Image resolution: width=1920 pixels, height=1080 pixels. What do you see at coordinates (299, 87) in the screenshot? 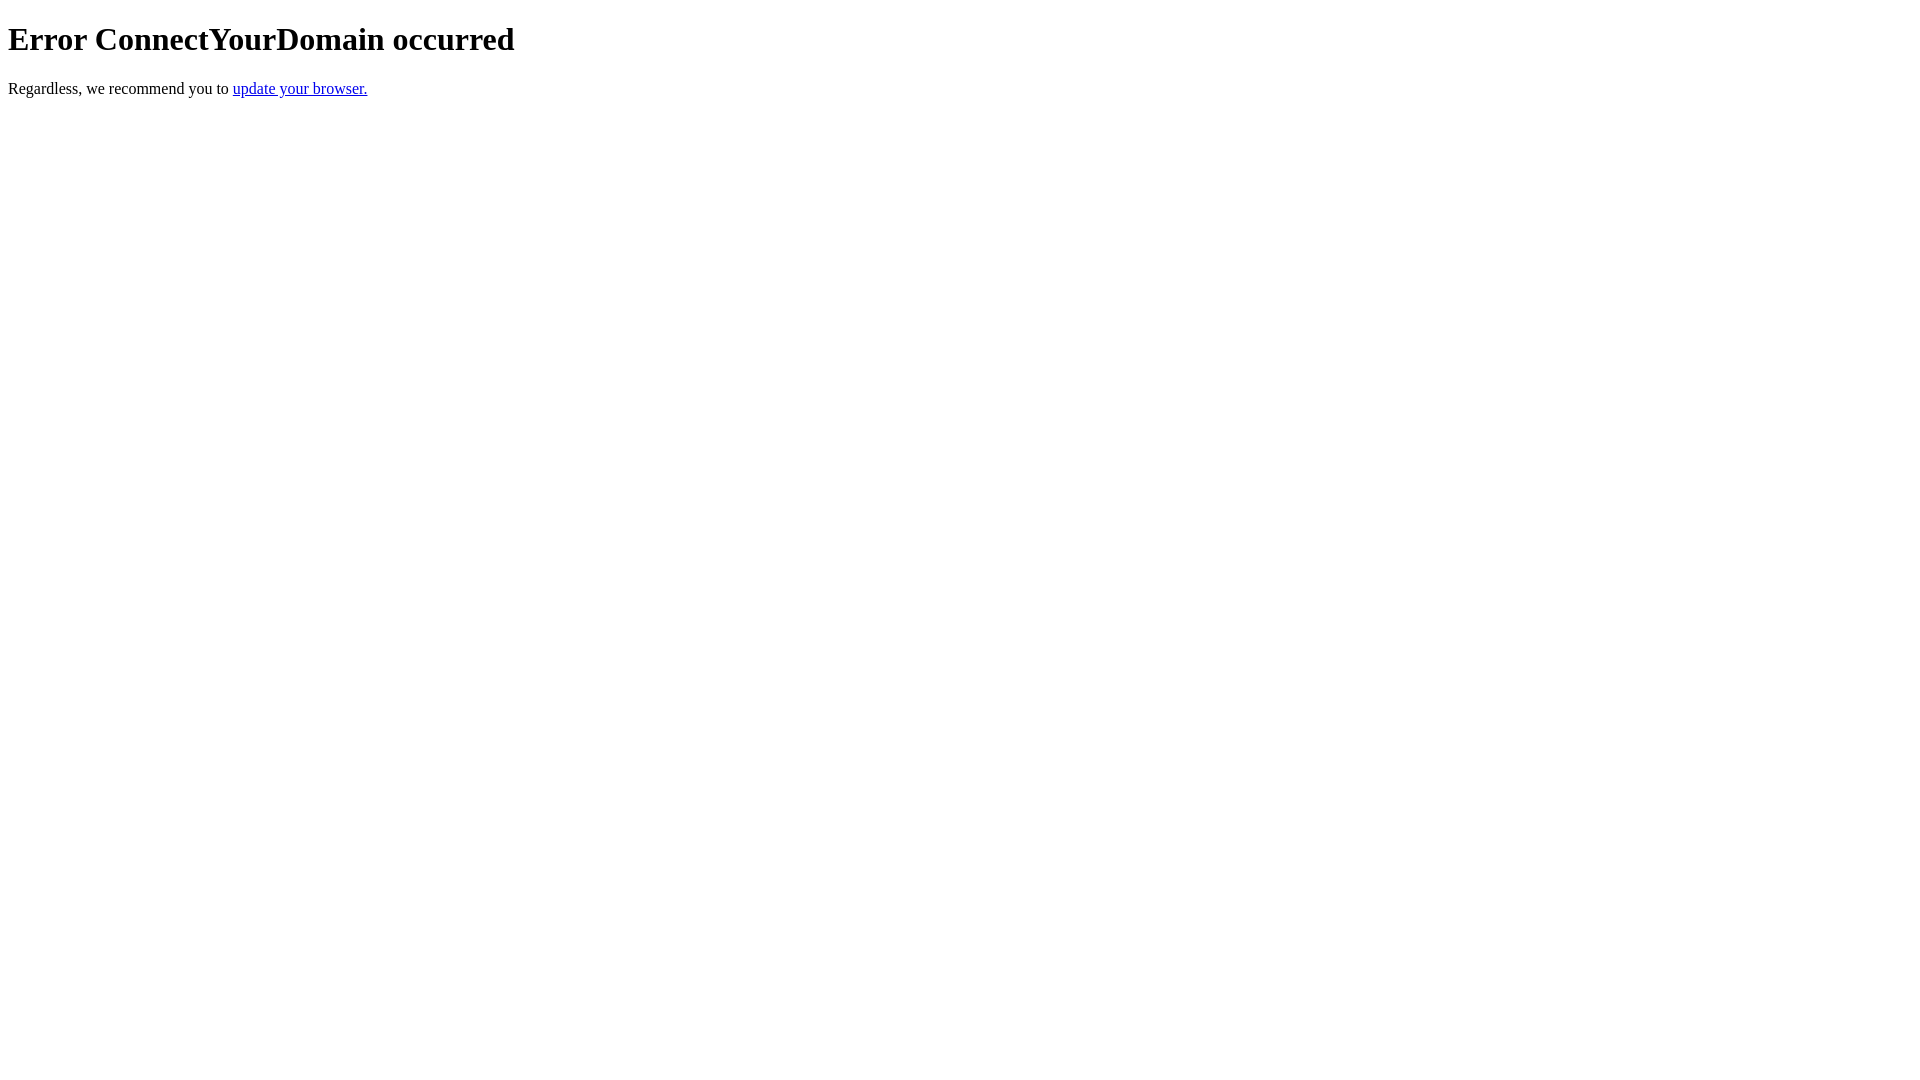
I see `'update your browser.'` at bounding box center [299, 87].